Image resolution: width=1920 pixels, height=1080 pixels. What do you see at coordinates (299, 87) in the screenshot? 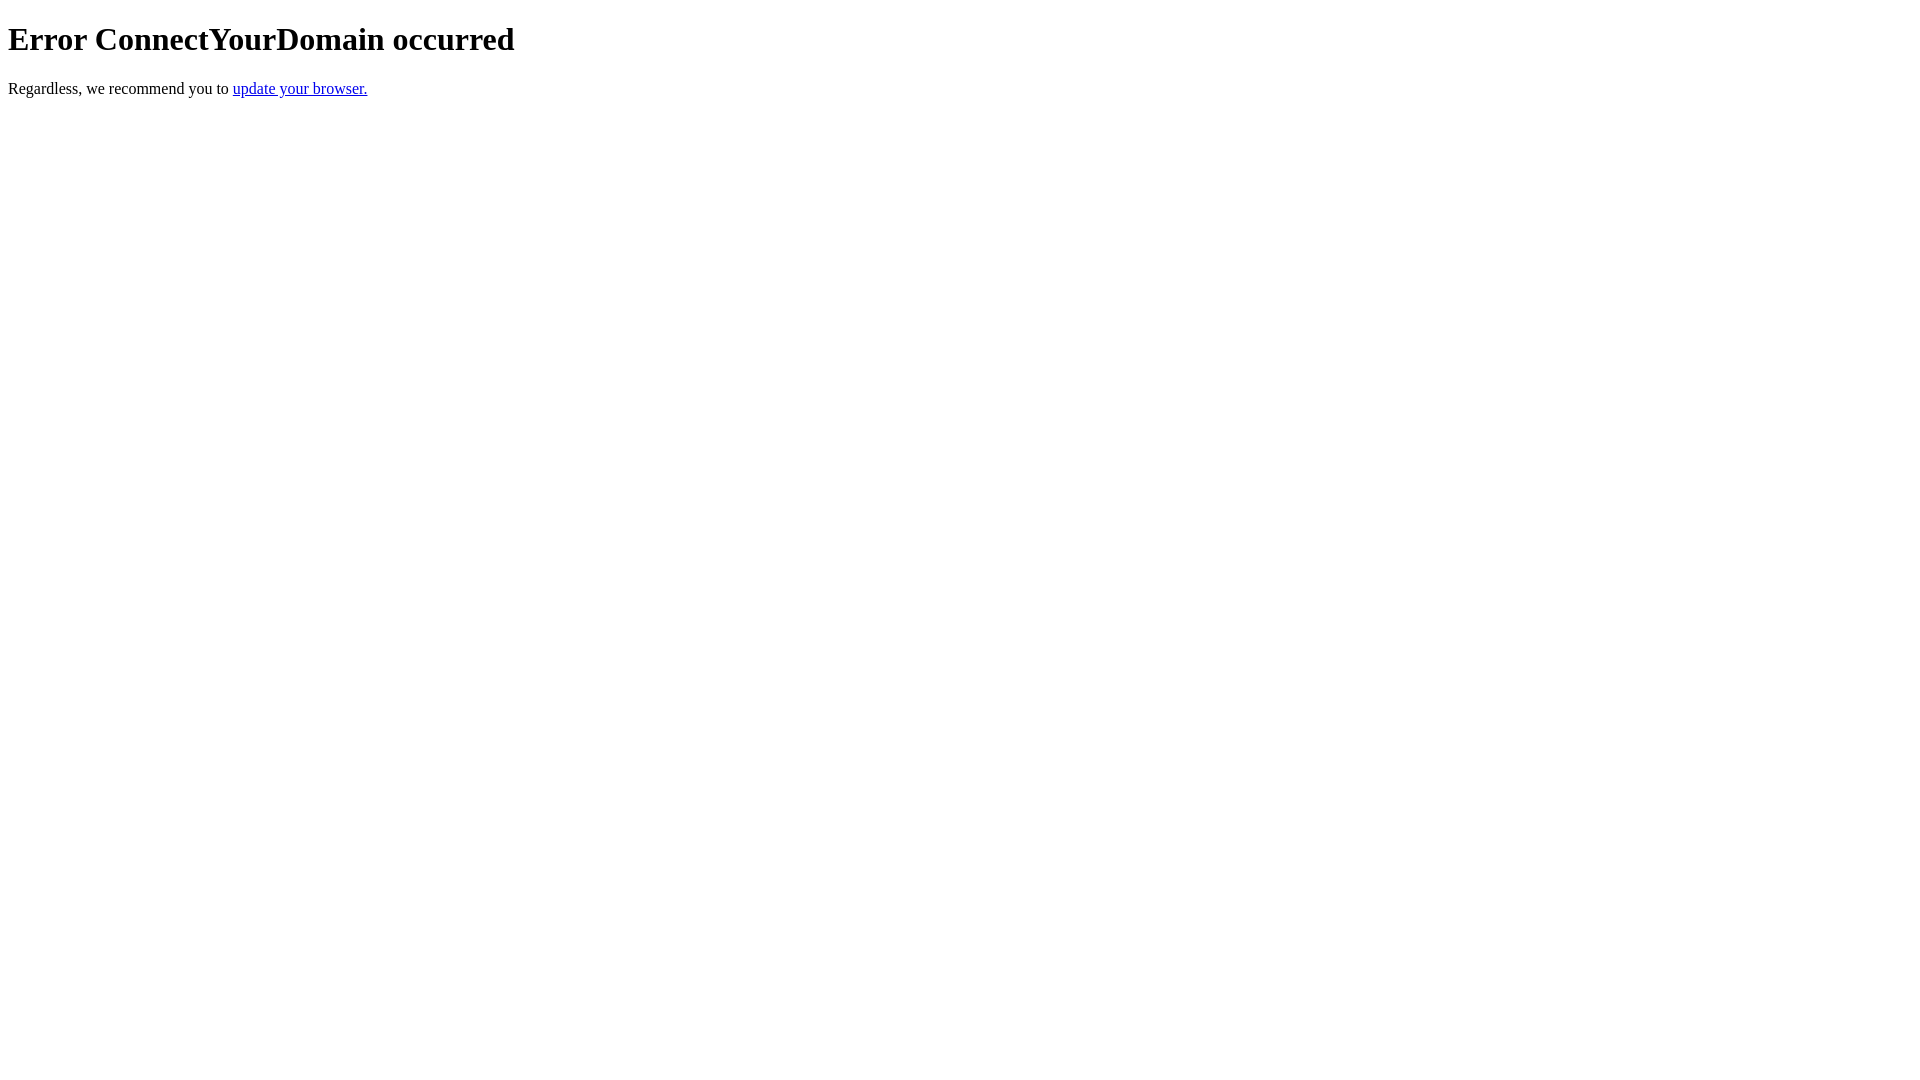
I see `'update your browser.'` at bounding box center [299, 87].